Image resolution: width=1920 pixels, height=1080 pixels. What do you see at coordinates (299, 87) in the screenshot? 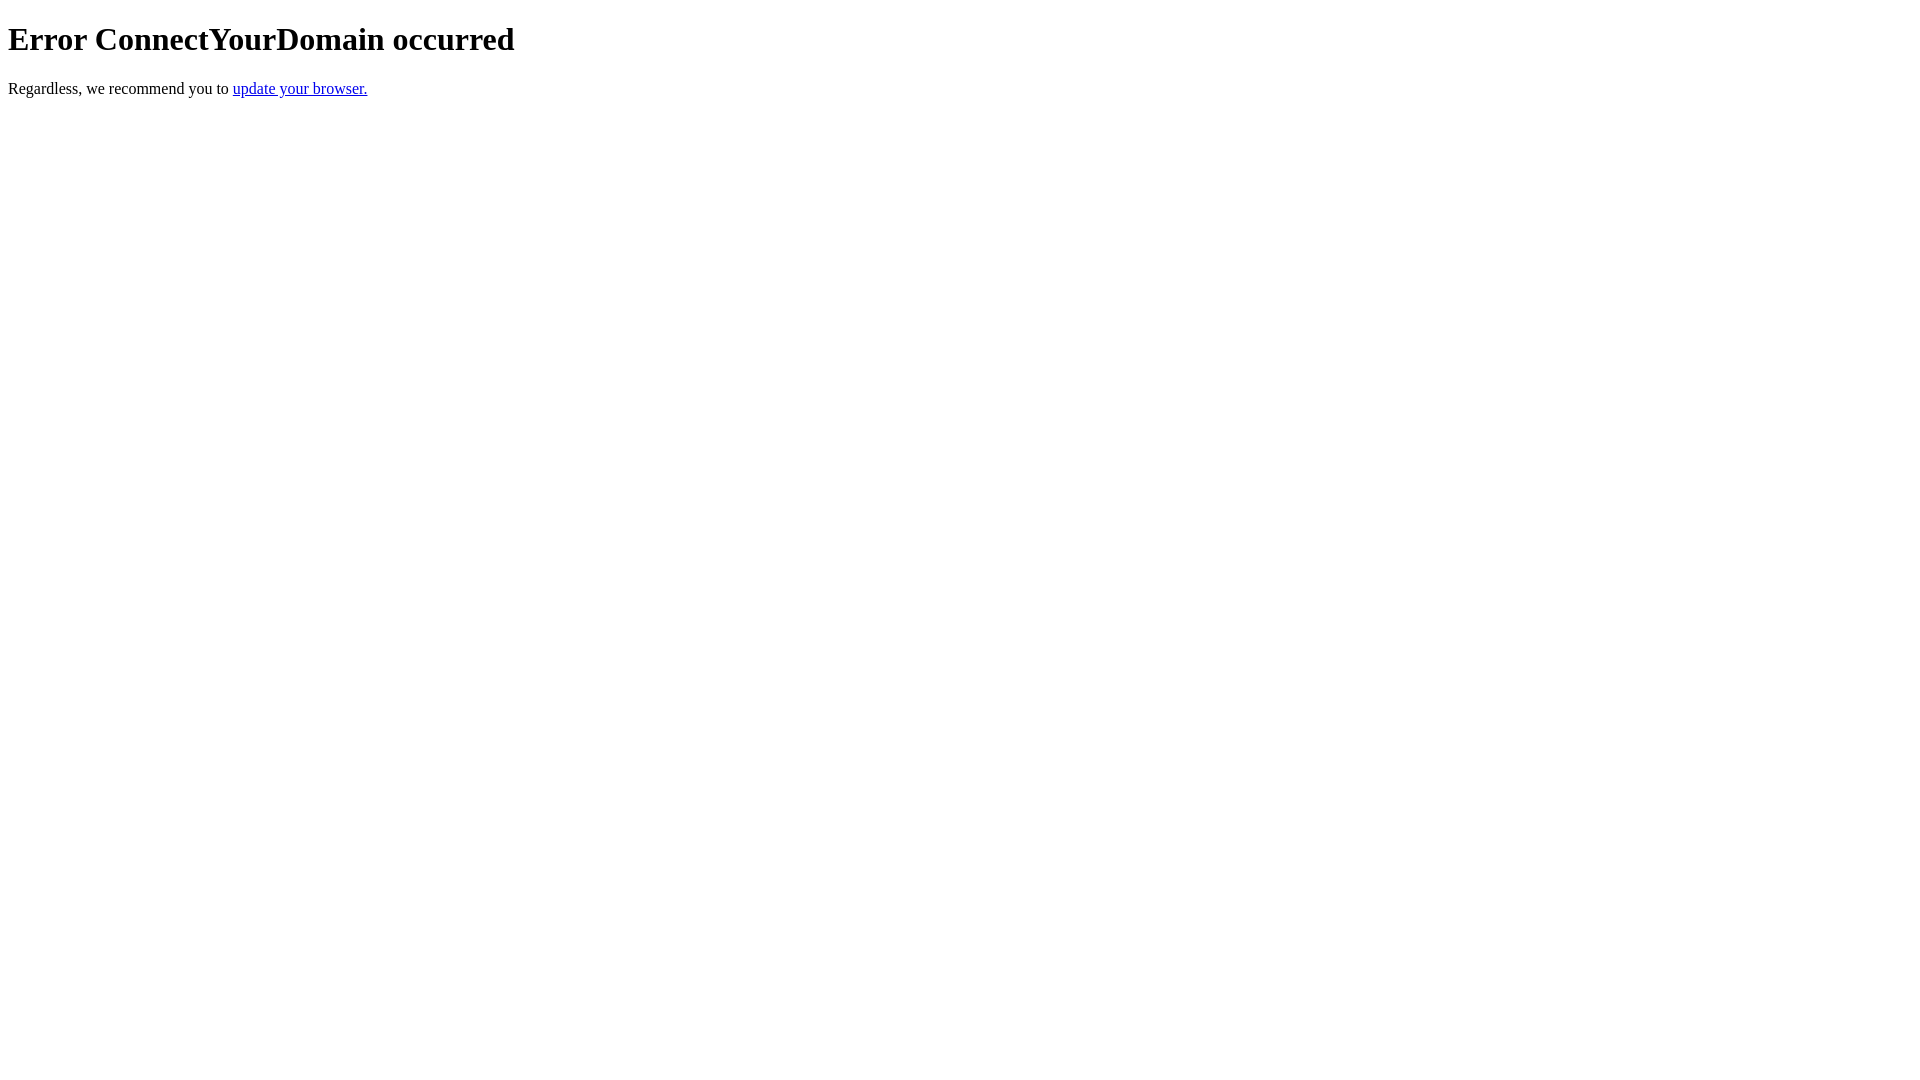
I see `'update your browser.'` at bounding box center [299, 87].